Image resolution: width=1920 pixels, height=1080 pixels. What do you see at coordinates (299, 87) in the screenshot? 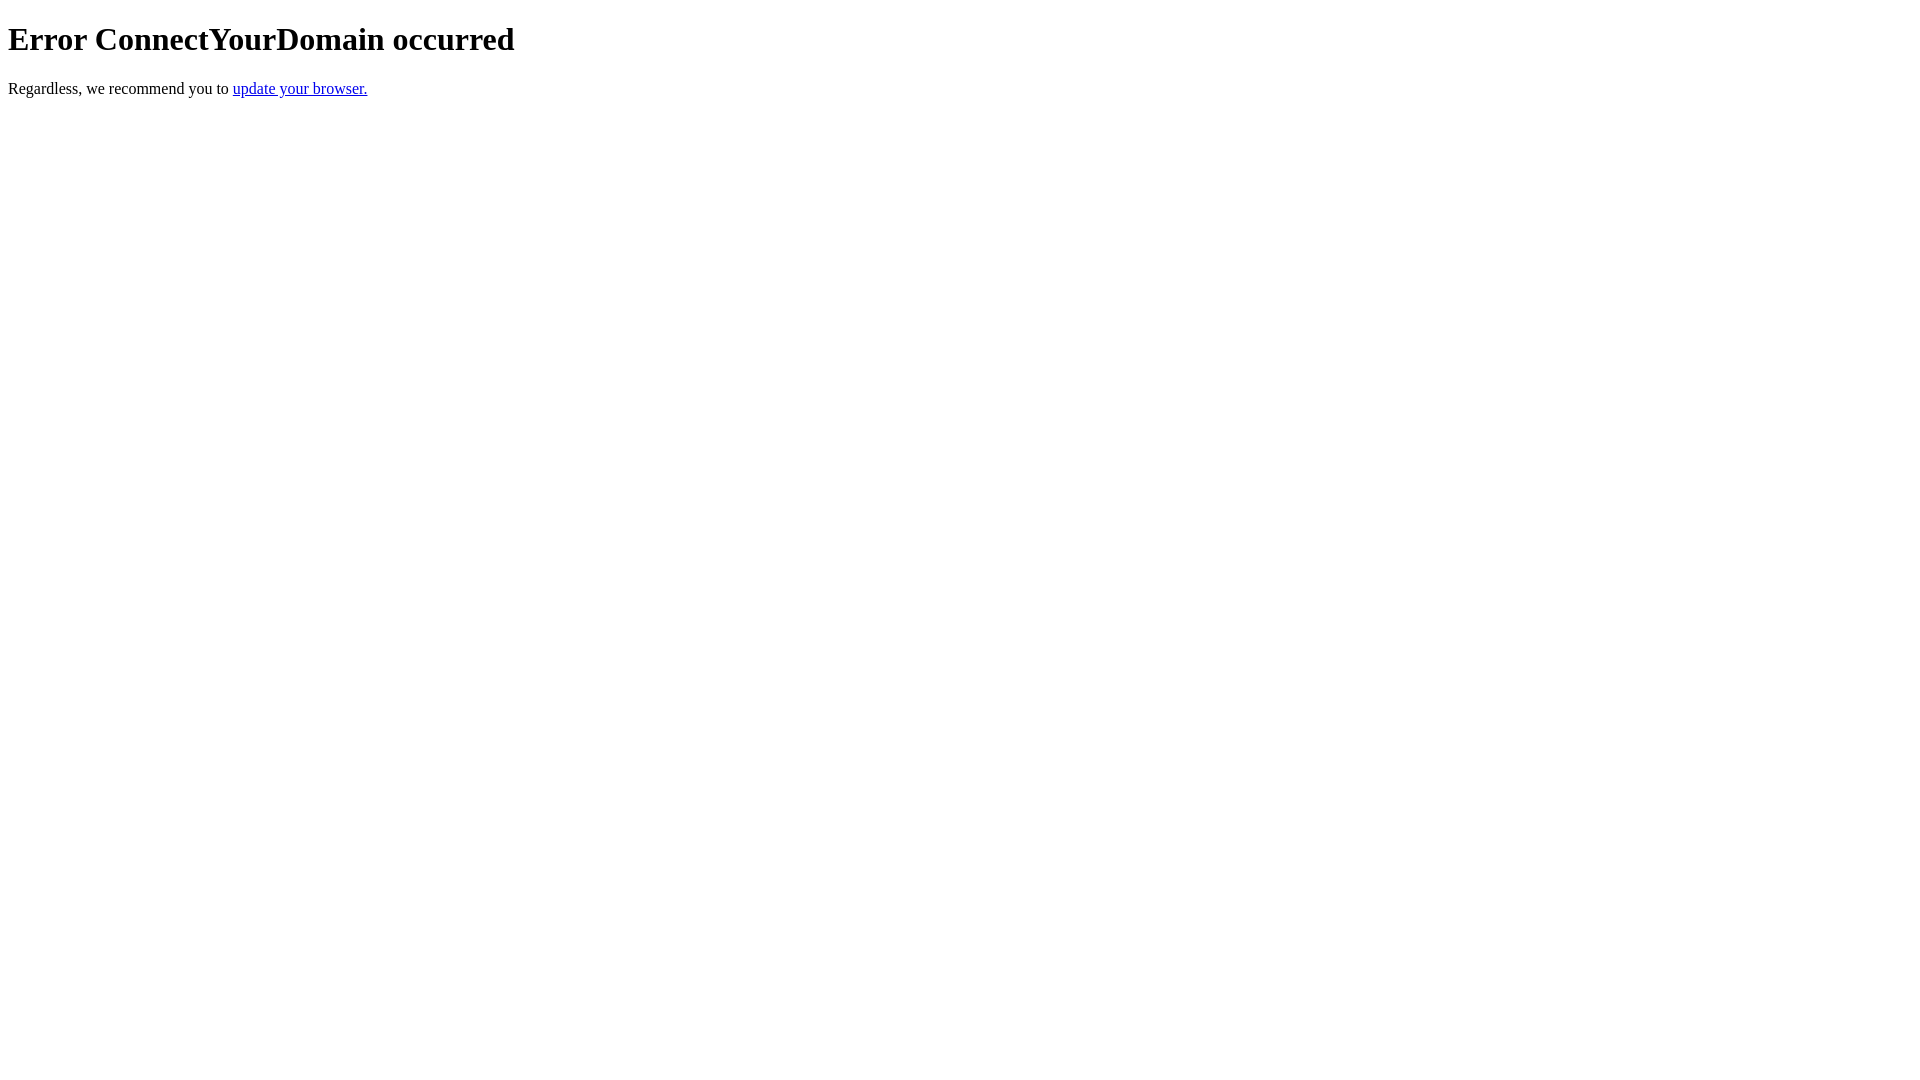
I see `'update your browser.'` at bounding box center [299, 87].